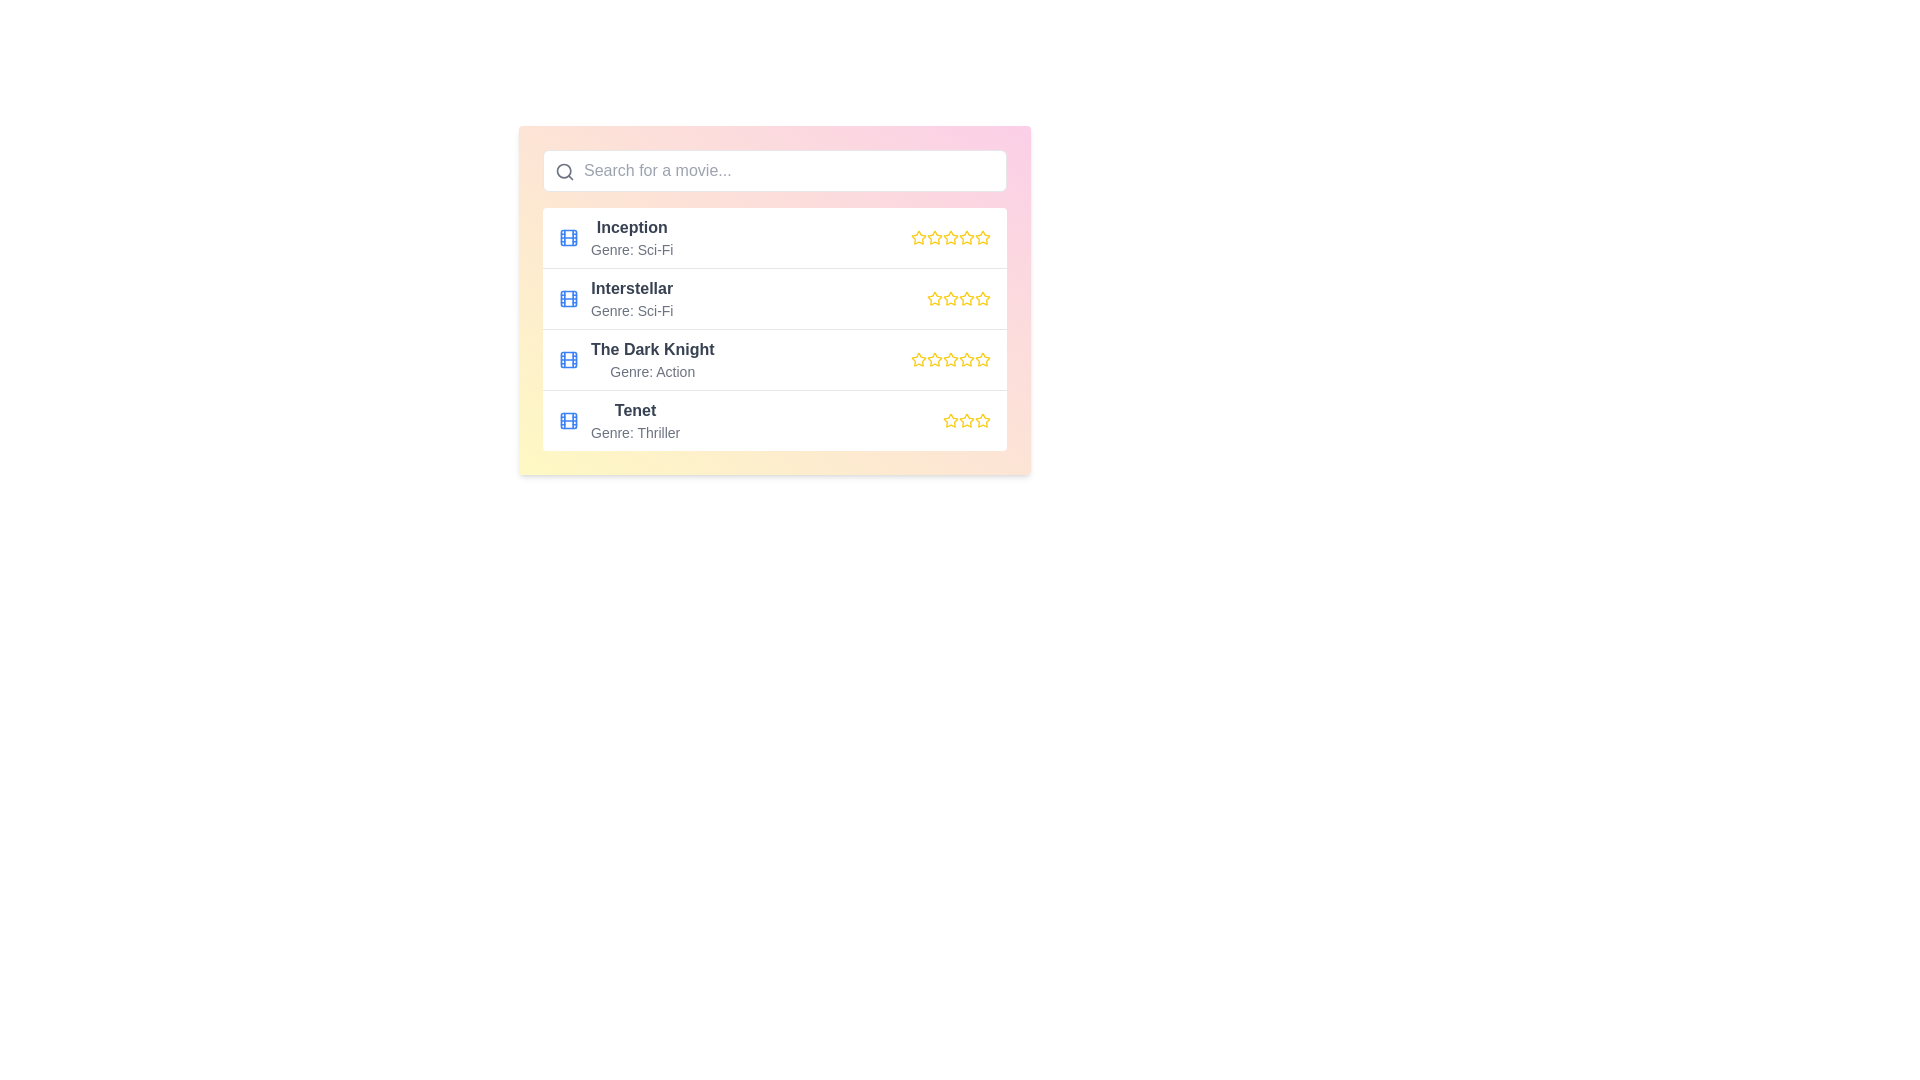 Image resolution: width=1920 pixels, height=1080 pixels. What do you see at coordinates (917, 358) in the screenshot?
I see `the first star icon` at bounding box center [917, 358].